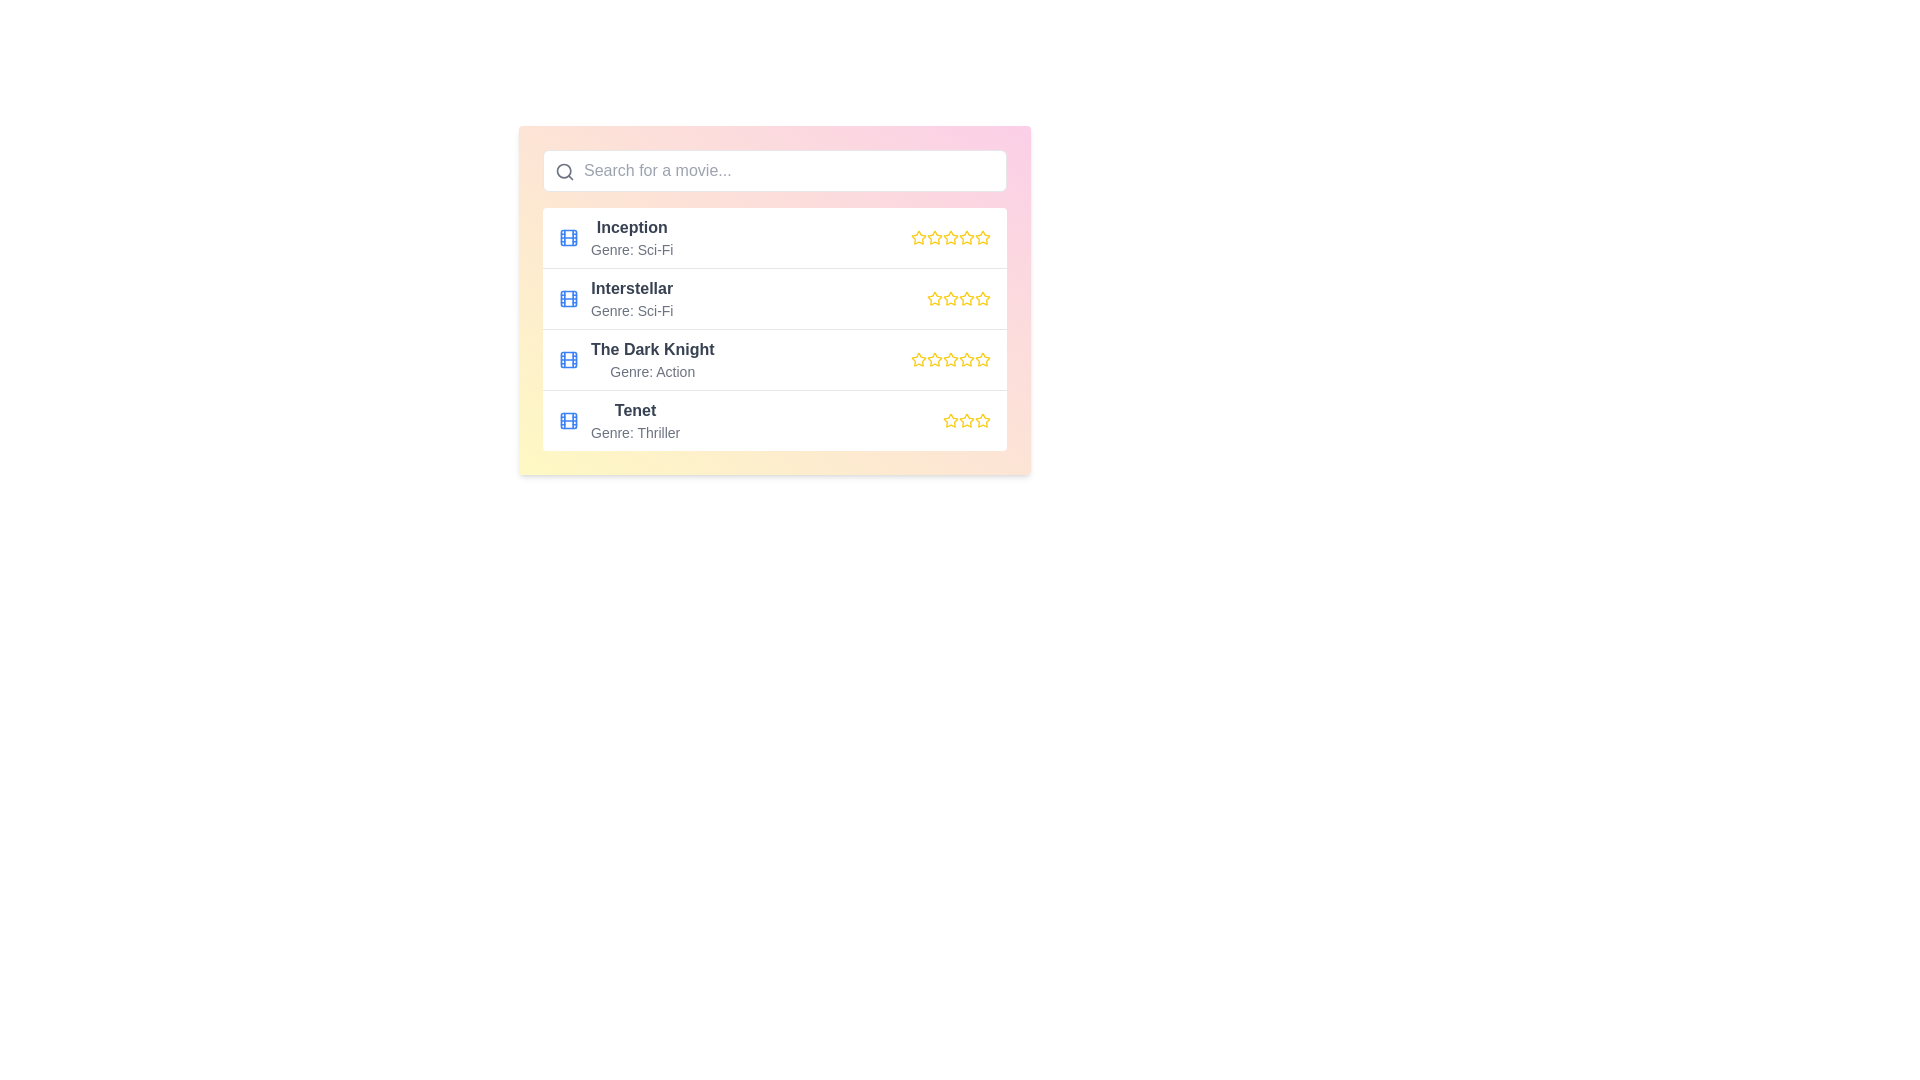 Image resolution: width=1920 pixels, height=1080 pixels. What do you see at coordinates (917, 358) in the screenshot?
I see `the first star icon` at bounding box center [917, 358].